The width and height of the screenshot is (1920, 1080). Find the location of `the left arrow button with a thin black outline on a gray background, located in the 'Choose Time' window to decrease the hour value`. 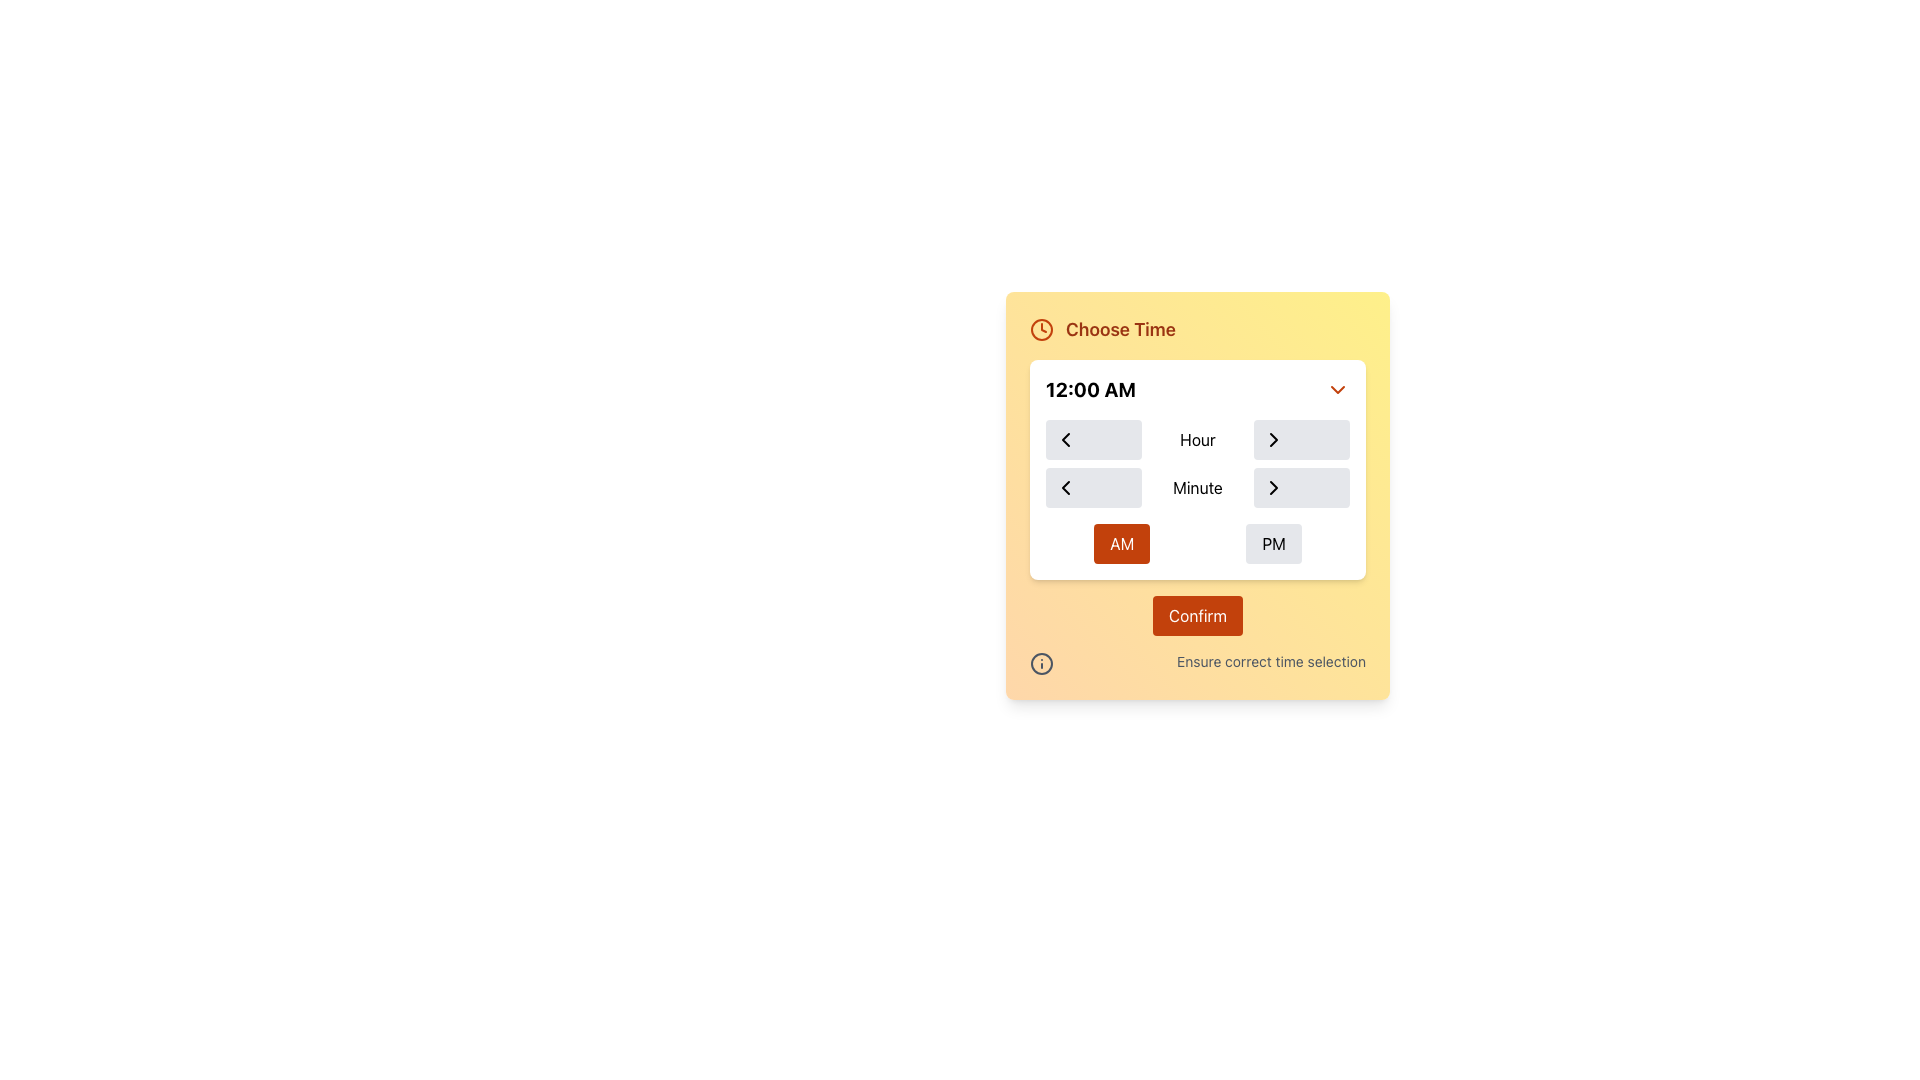

the left arrow button with a thin black outline on a gray background, located in the 'Choose Time' window to decrease the hour value is located at coordinates (1064, 438).